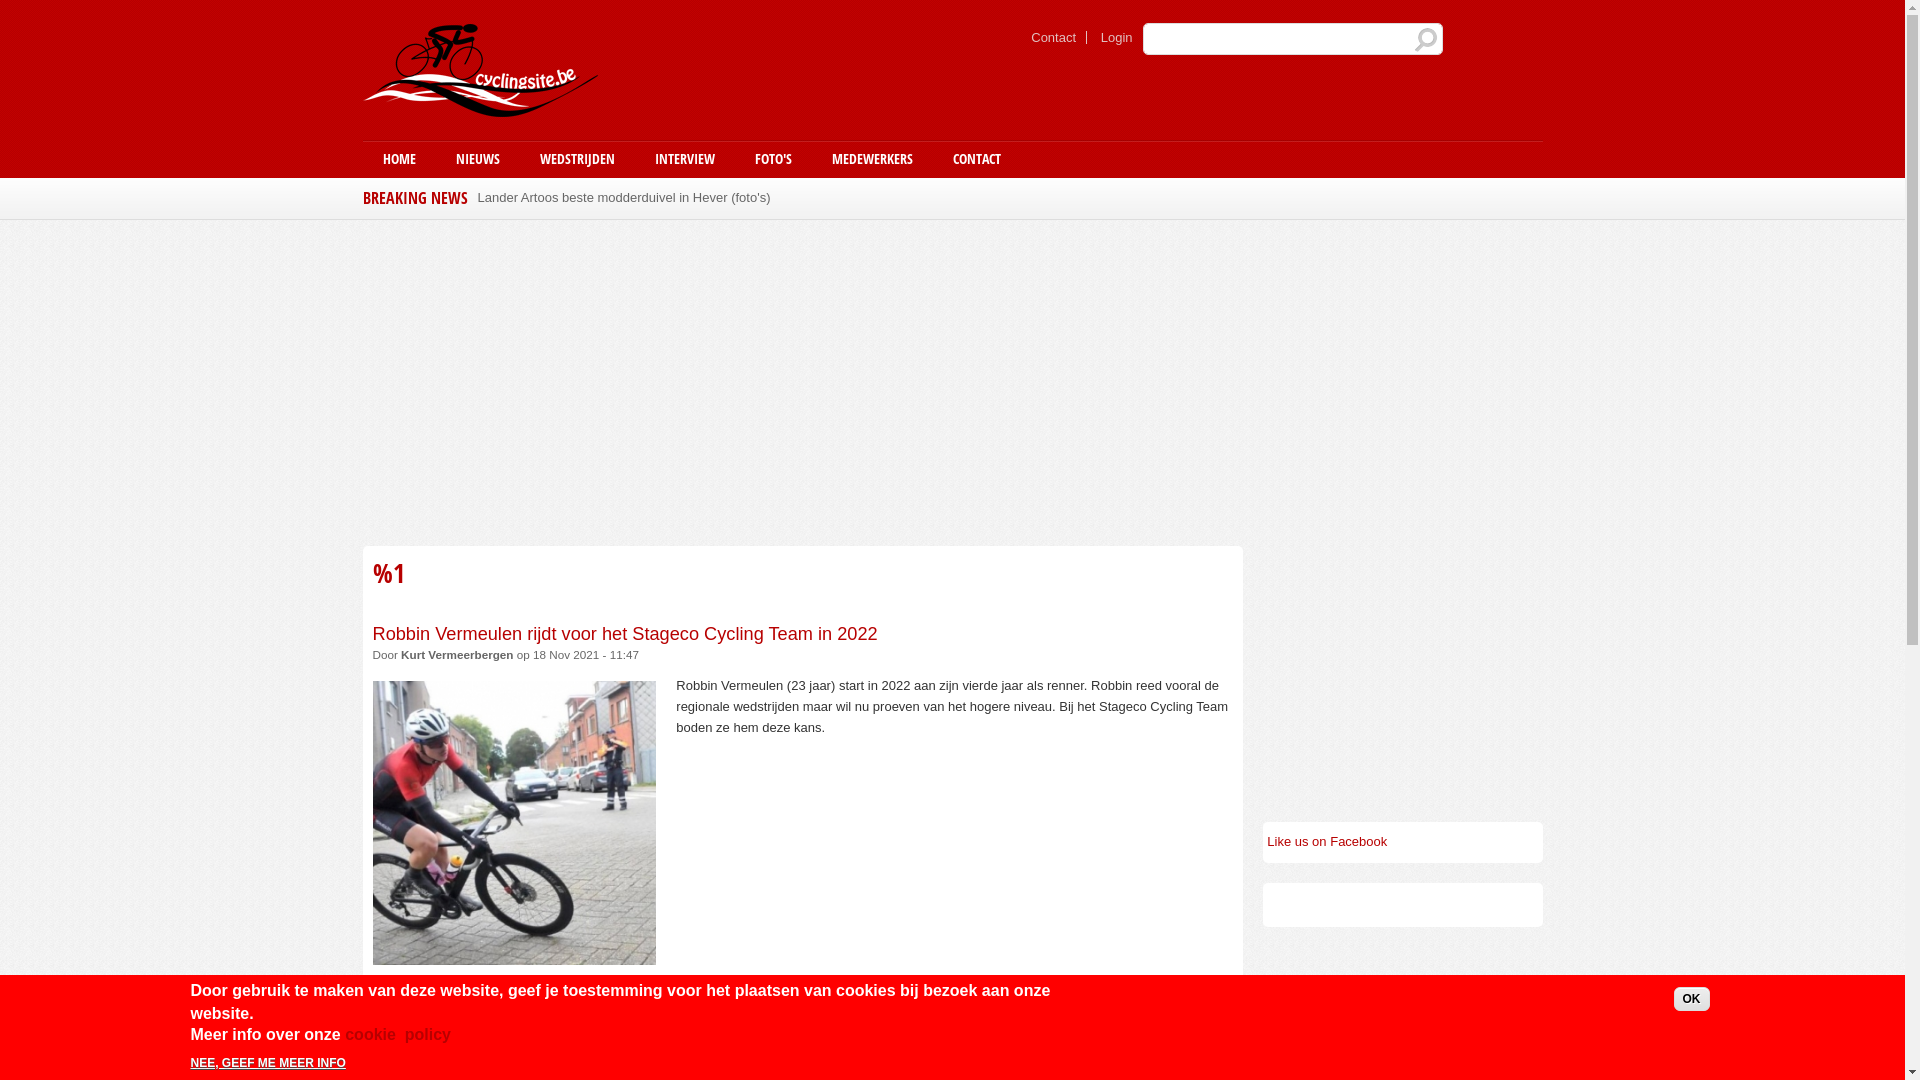 The image size is (1920, 1080). What do you see at coordinates (1413, 39) in the screenshot?
I see `'Zoeken'` at bounding box center [1413, 39].